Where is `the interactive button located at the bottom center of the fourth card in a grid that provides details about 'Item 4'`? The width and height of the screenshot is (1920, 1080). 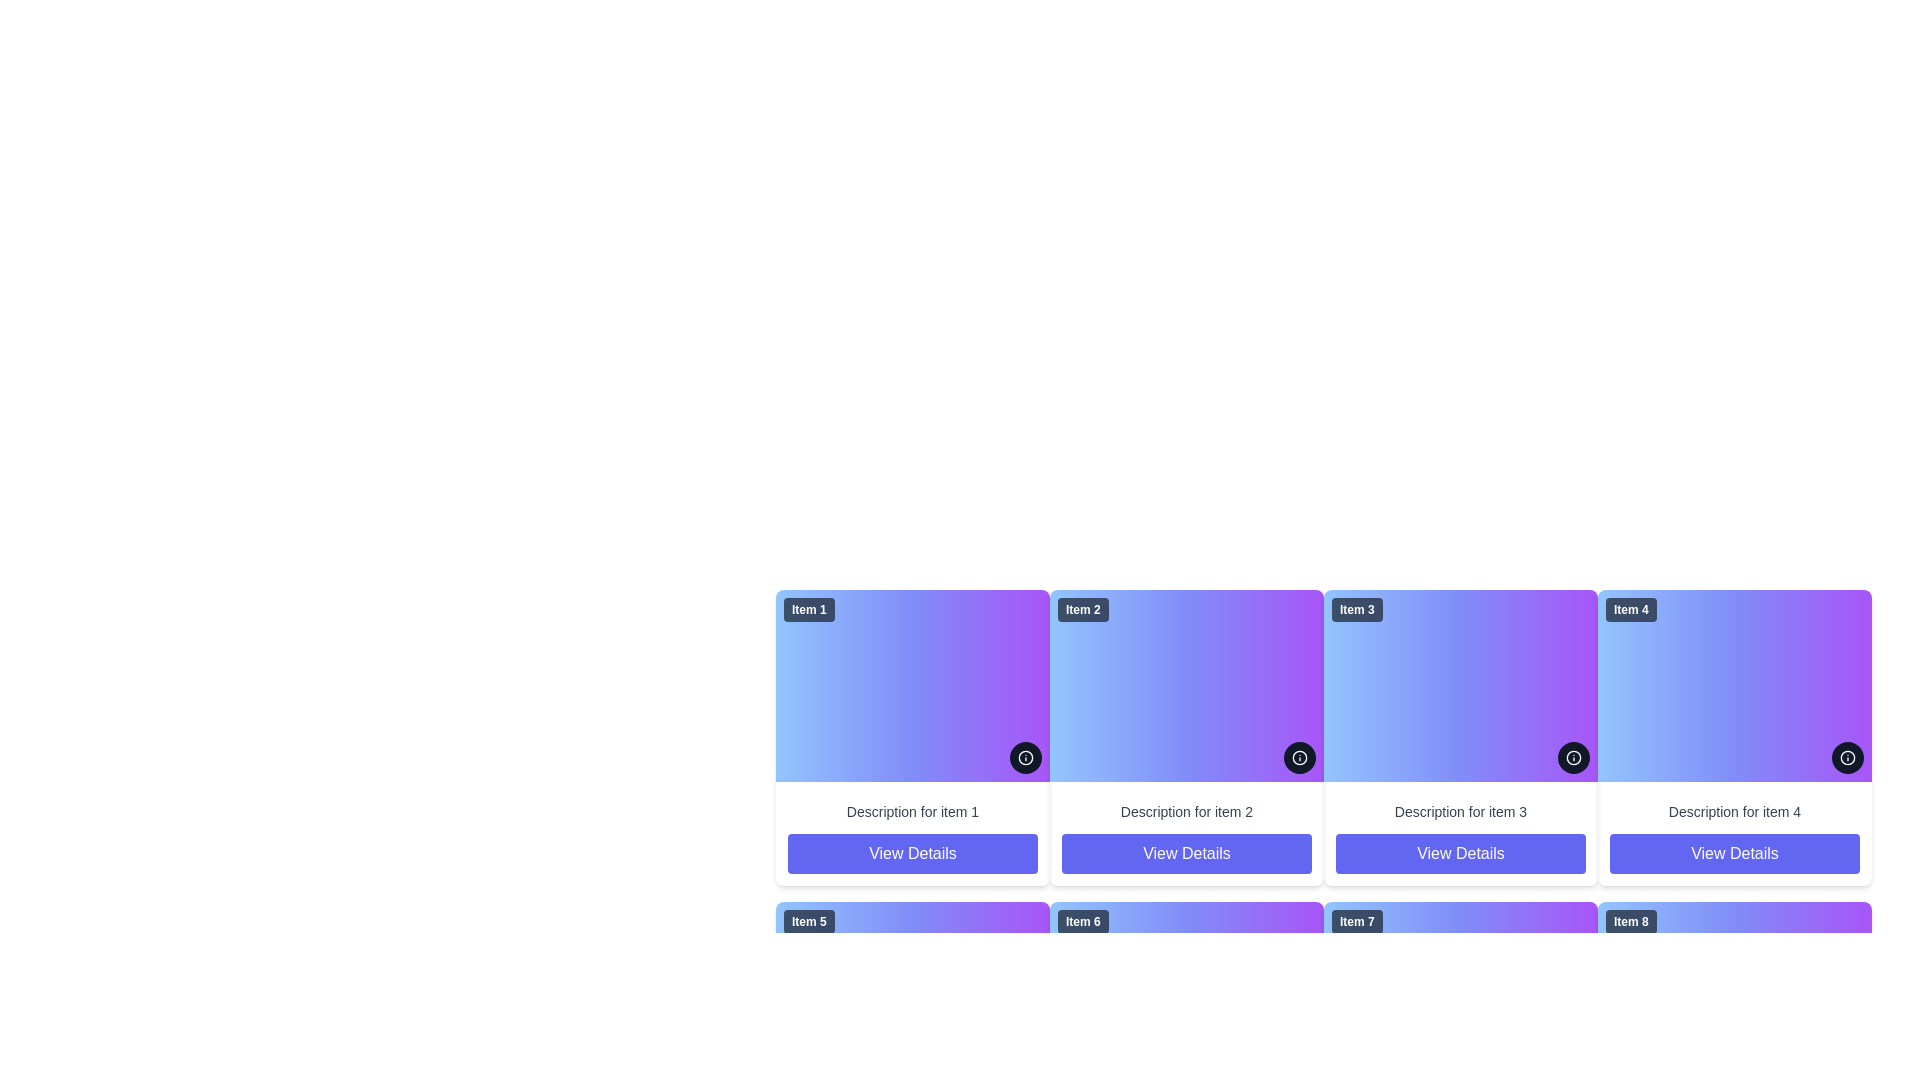
the interactive button located at the bottom center of the fourth card in a grid that provides details about 'Item 4' is located at coordinates (1733, 833).